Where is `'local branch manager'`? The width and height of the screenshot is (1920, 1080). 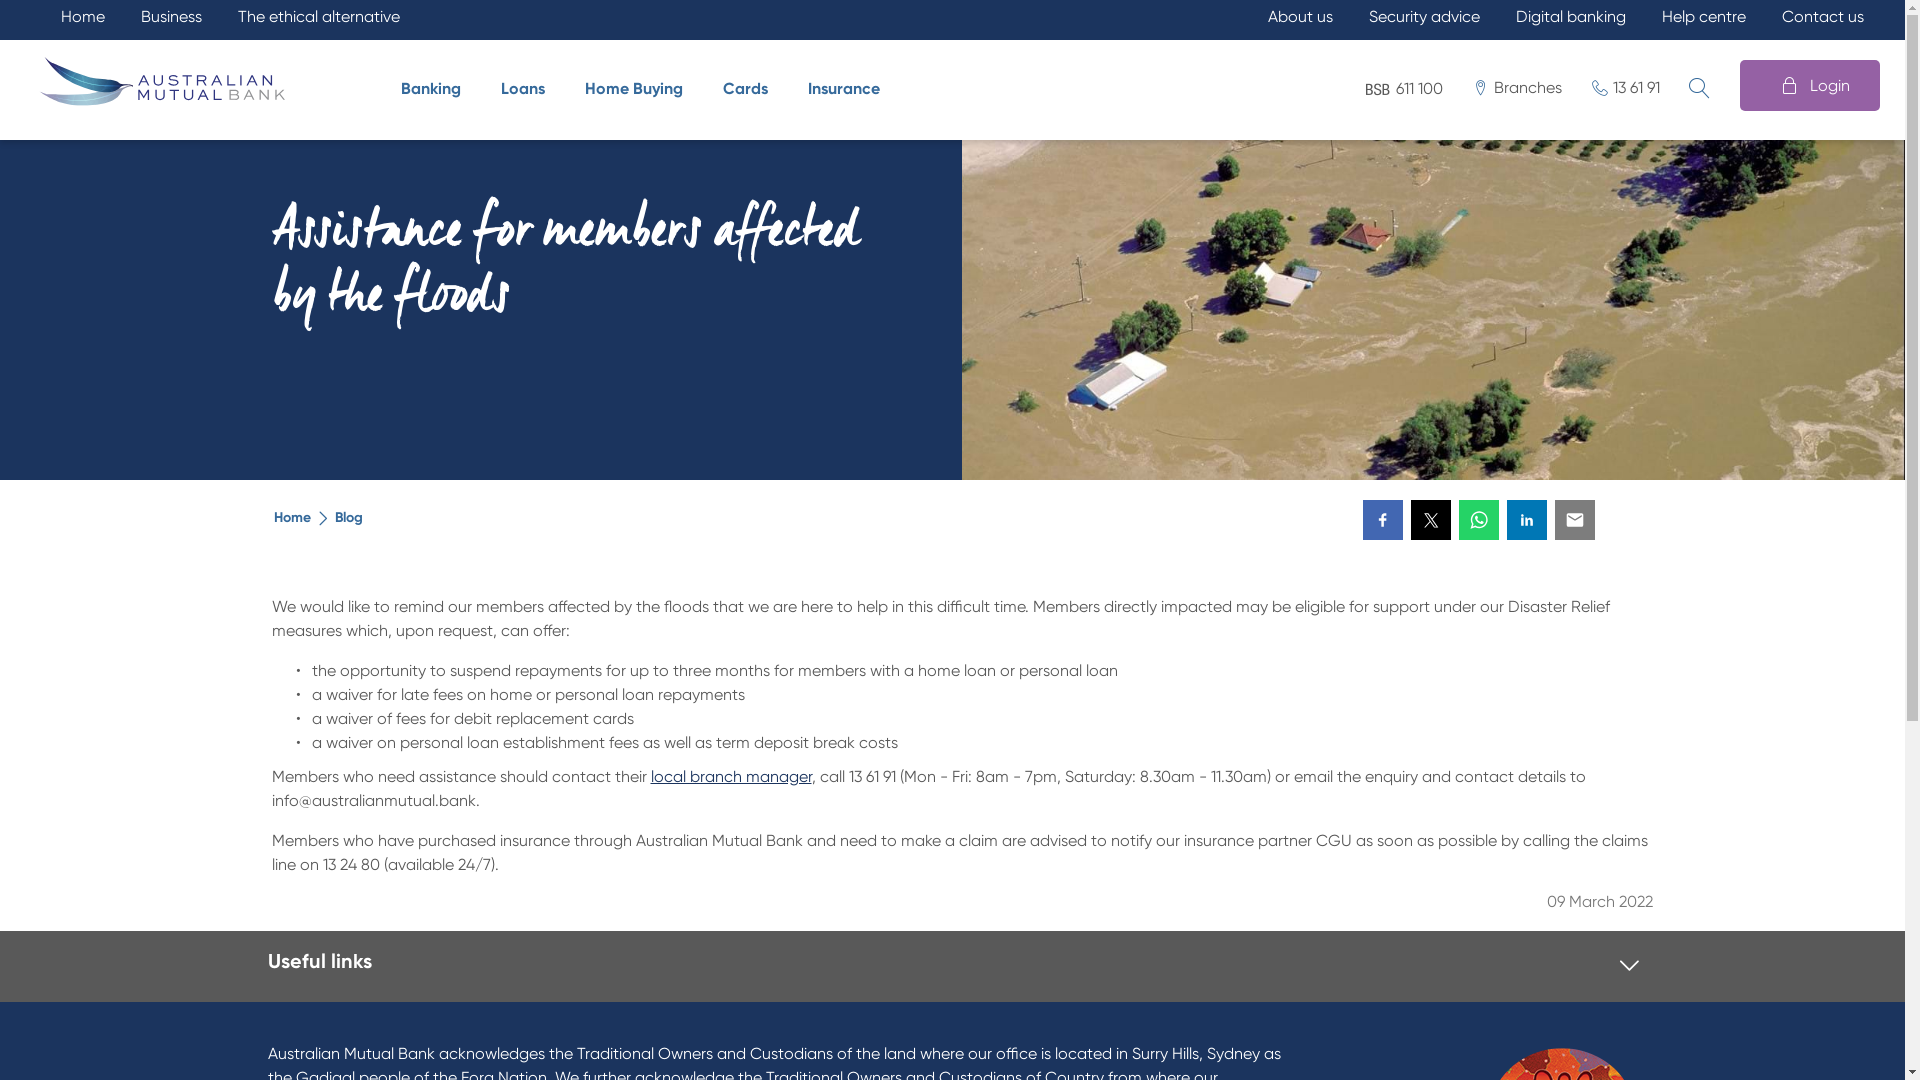 'local branch manager' is located at coordinates (649, 775).